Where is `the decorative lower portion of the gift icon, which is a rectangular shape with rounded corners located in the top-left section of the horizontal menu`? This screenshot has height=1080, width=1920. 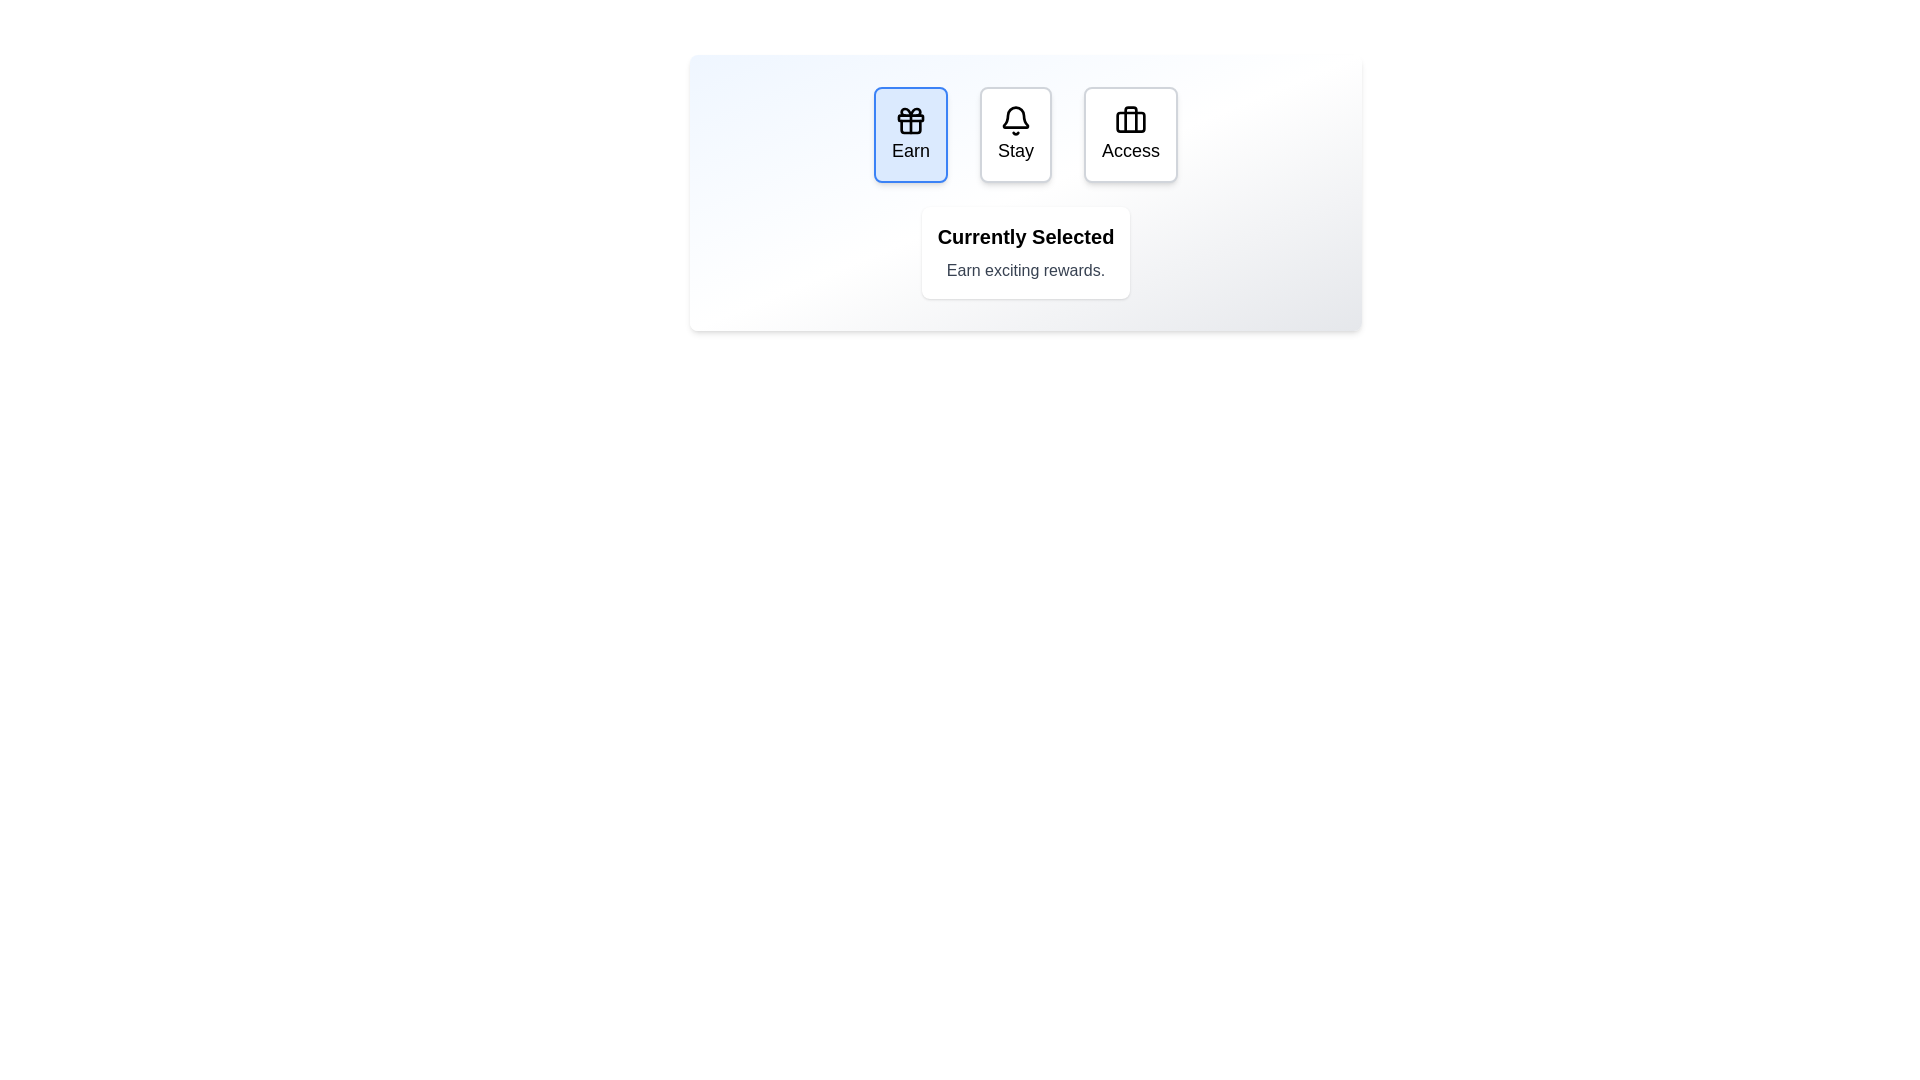 the decorative lower portion of the gift icon, which is a rectangular shape with rounded corners located in the top-left section of the horizontal menu is located at coordinates (910, 127).